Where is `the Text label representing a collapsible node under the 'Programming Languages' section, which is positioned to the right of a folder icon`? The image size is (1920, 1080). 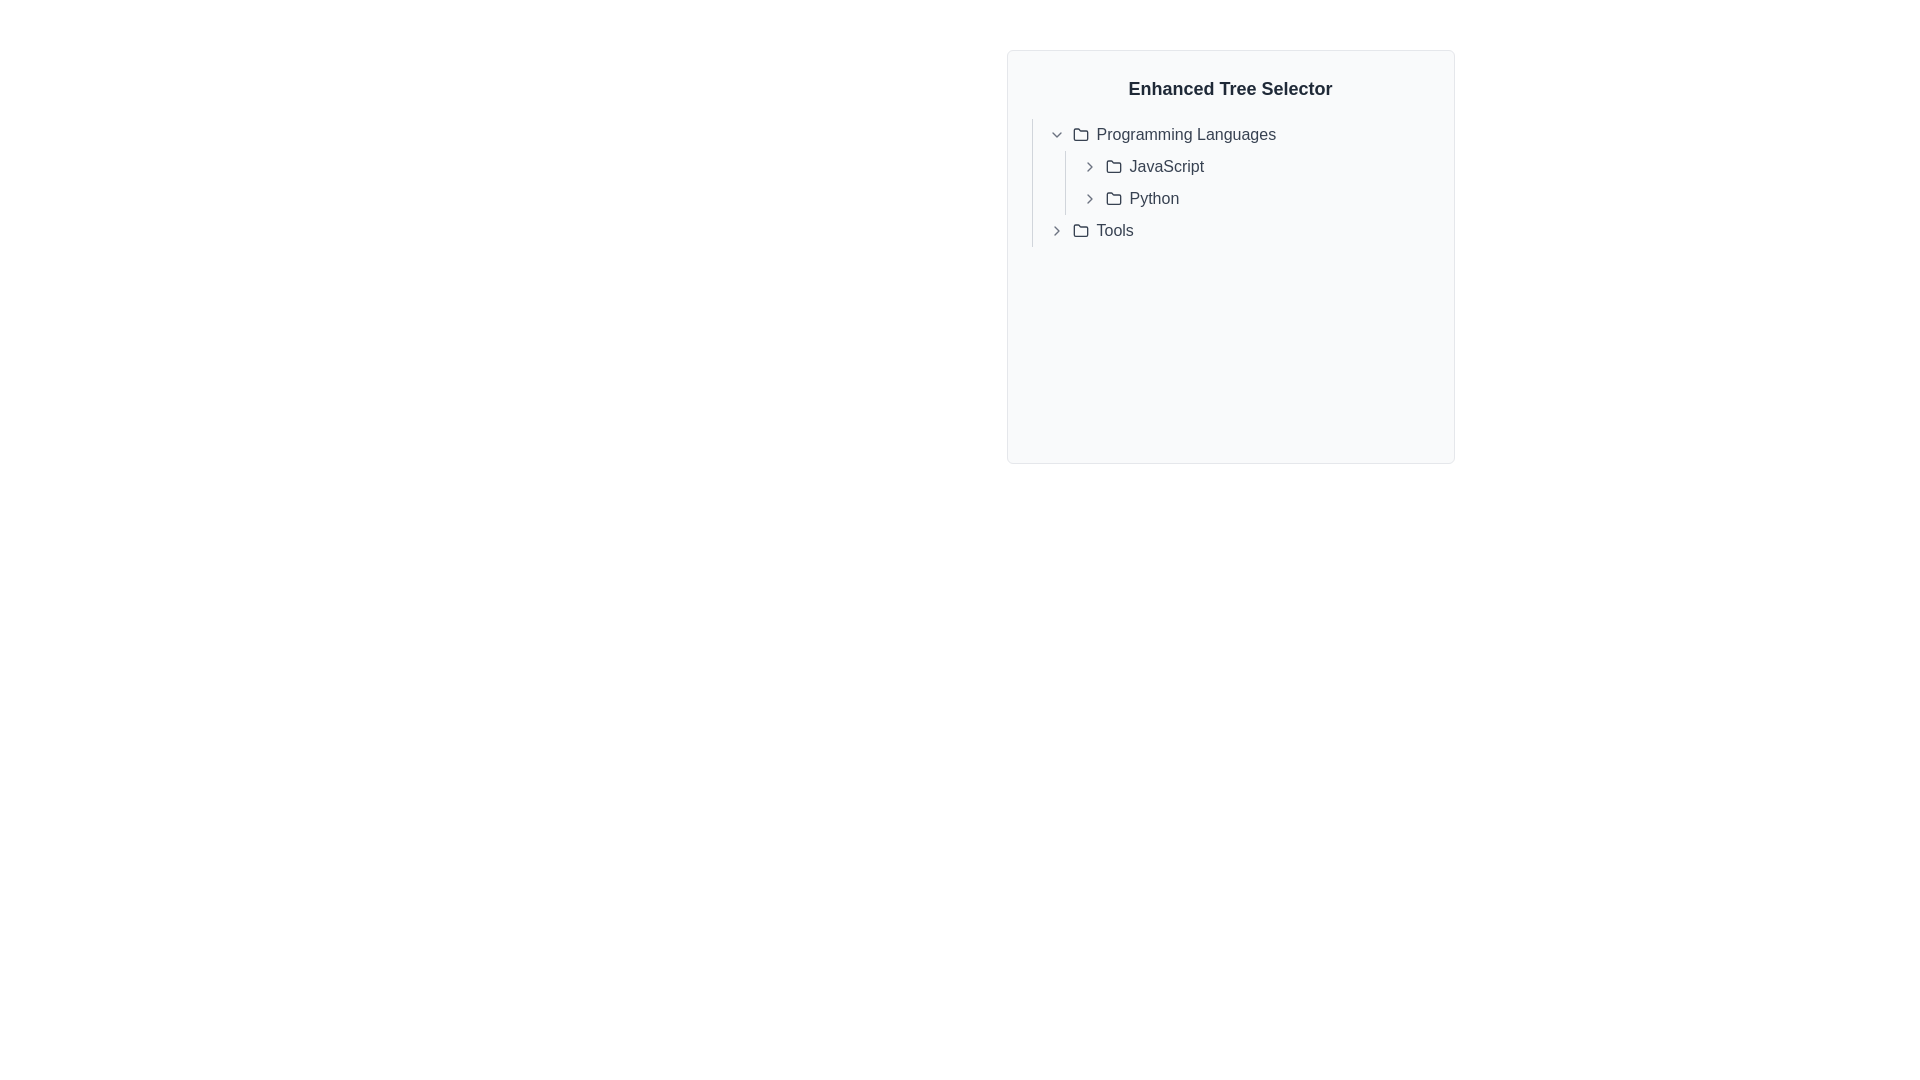 the Text label representing a collapsible node under the 'Programming Languages' section, which is positioned to the right of a folder icon is located at coordinates (1114, 230).